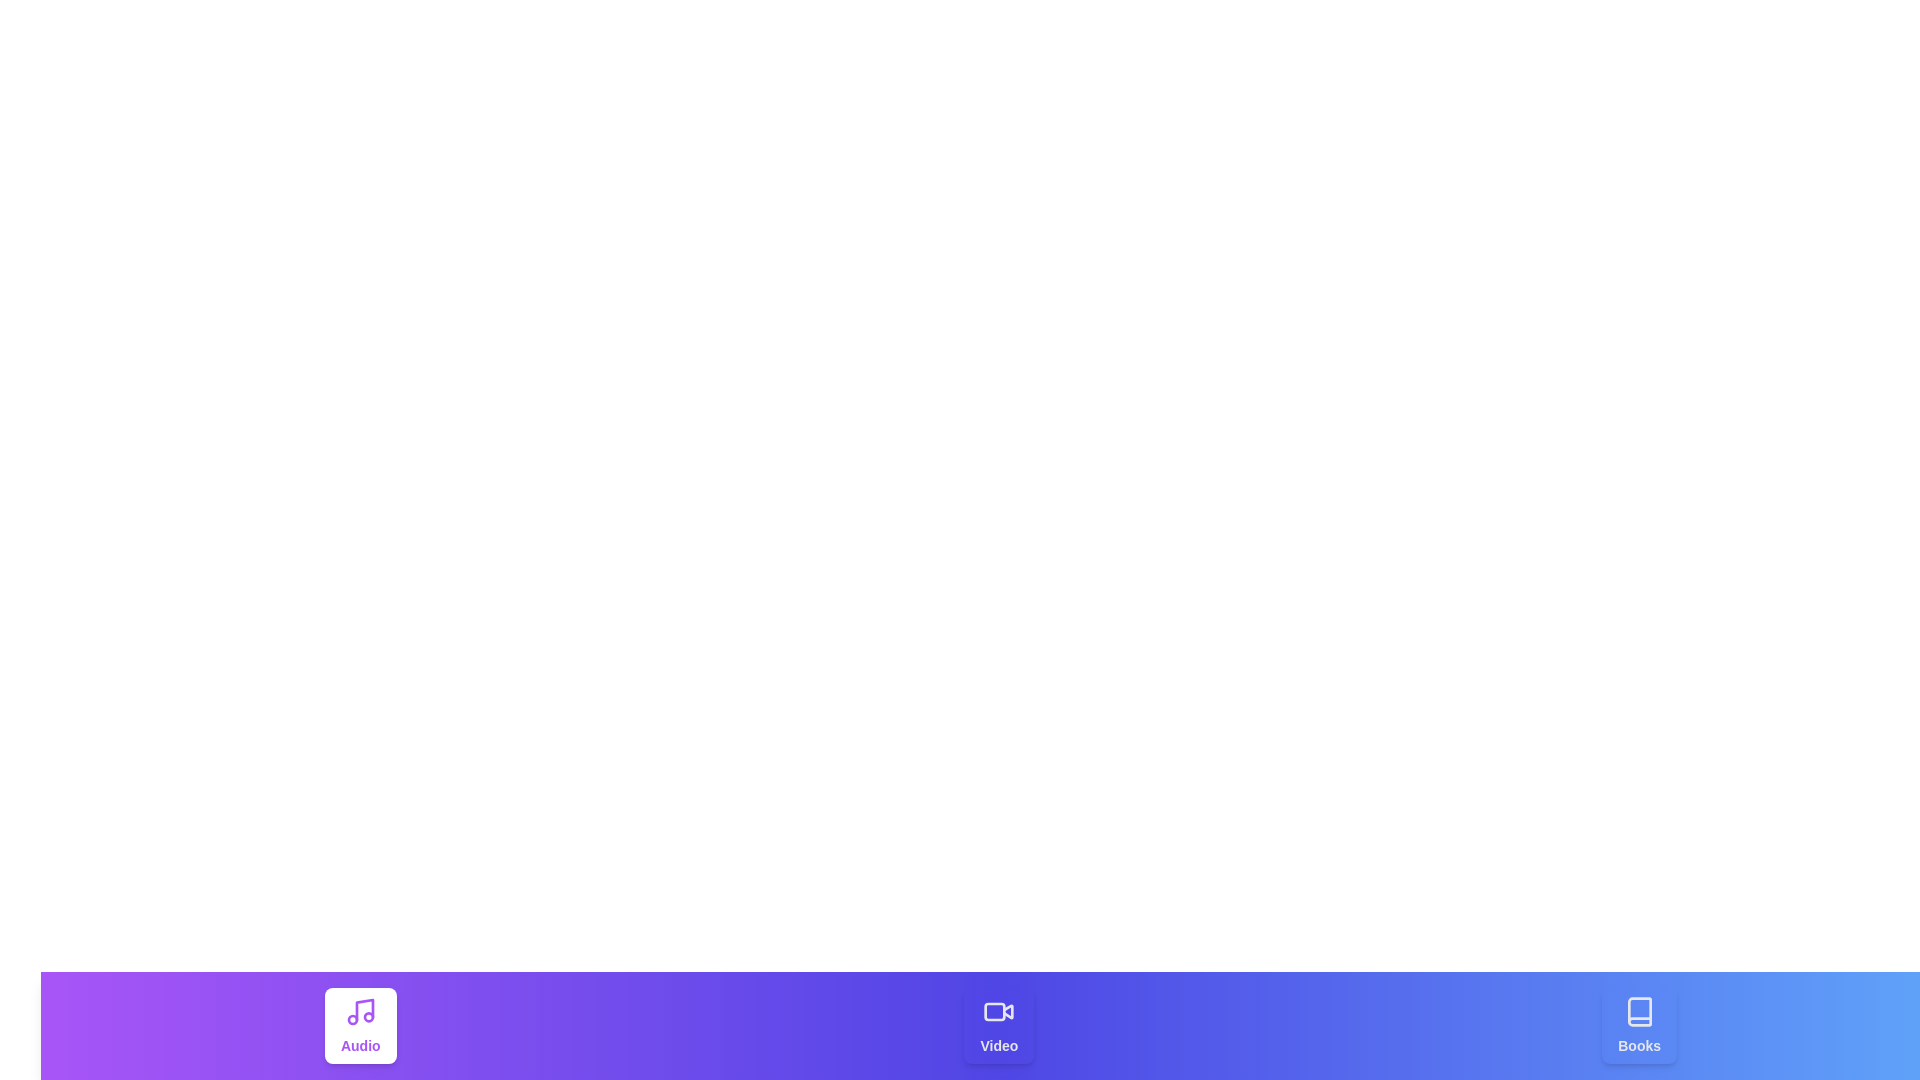  What do you see at coordinates (1639, 1026) in the screenshot?
I see `the 'Books' tab to select it` at bounding box center [1639, 1026].